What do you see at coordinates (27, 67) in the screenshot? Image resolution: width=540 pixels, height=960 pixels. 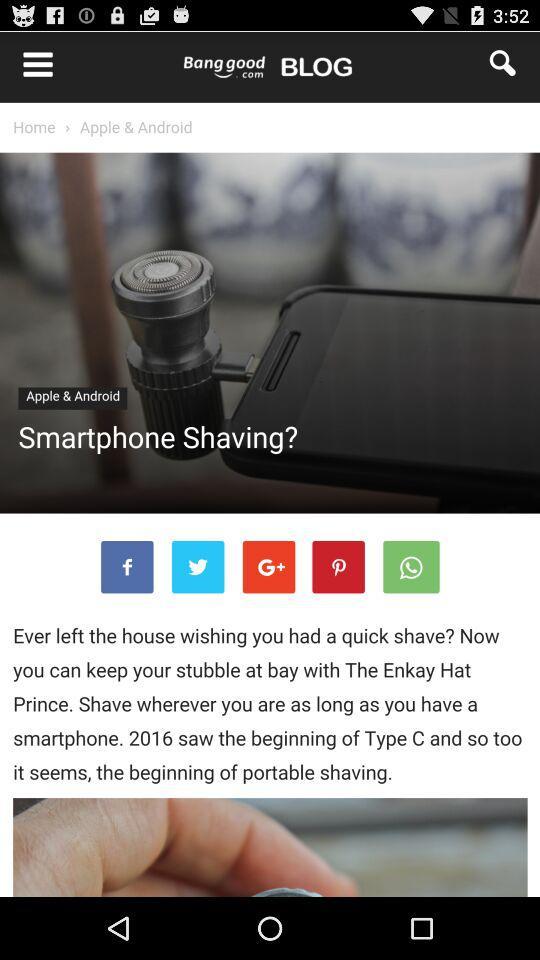 I see `the menu icon` at bounding box center [27, 67].